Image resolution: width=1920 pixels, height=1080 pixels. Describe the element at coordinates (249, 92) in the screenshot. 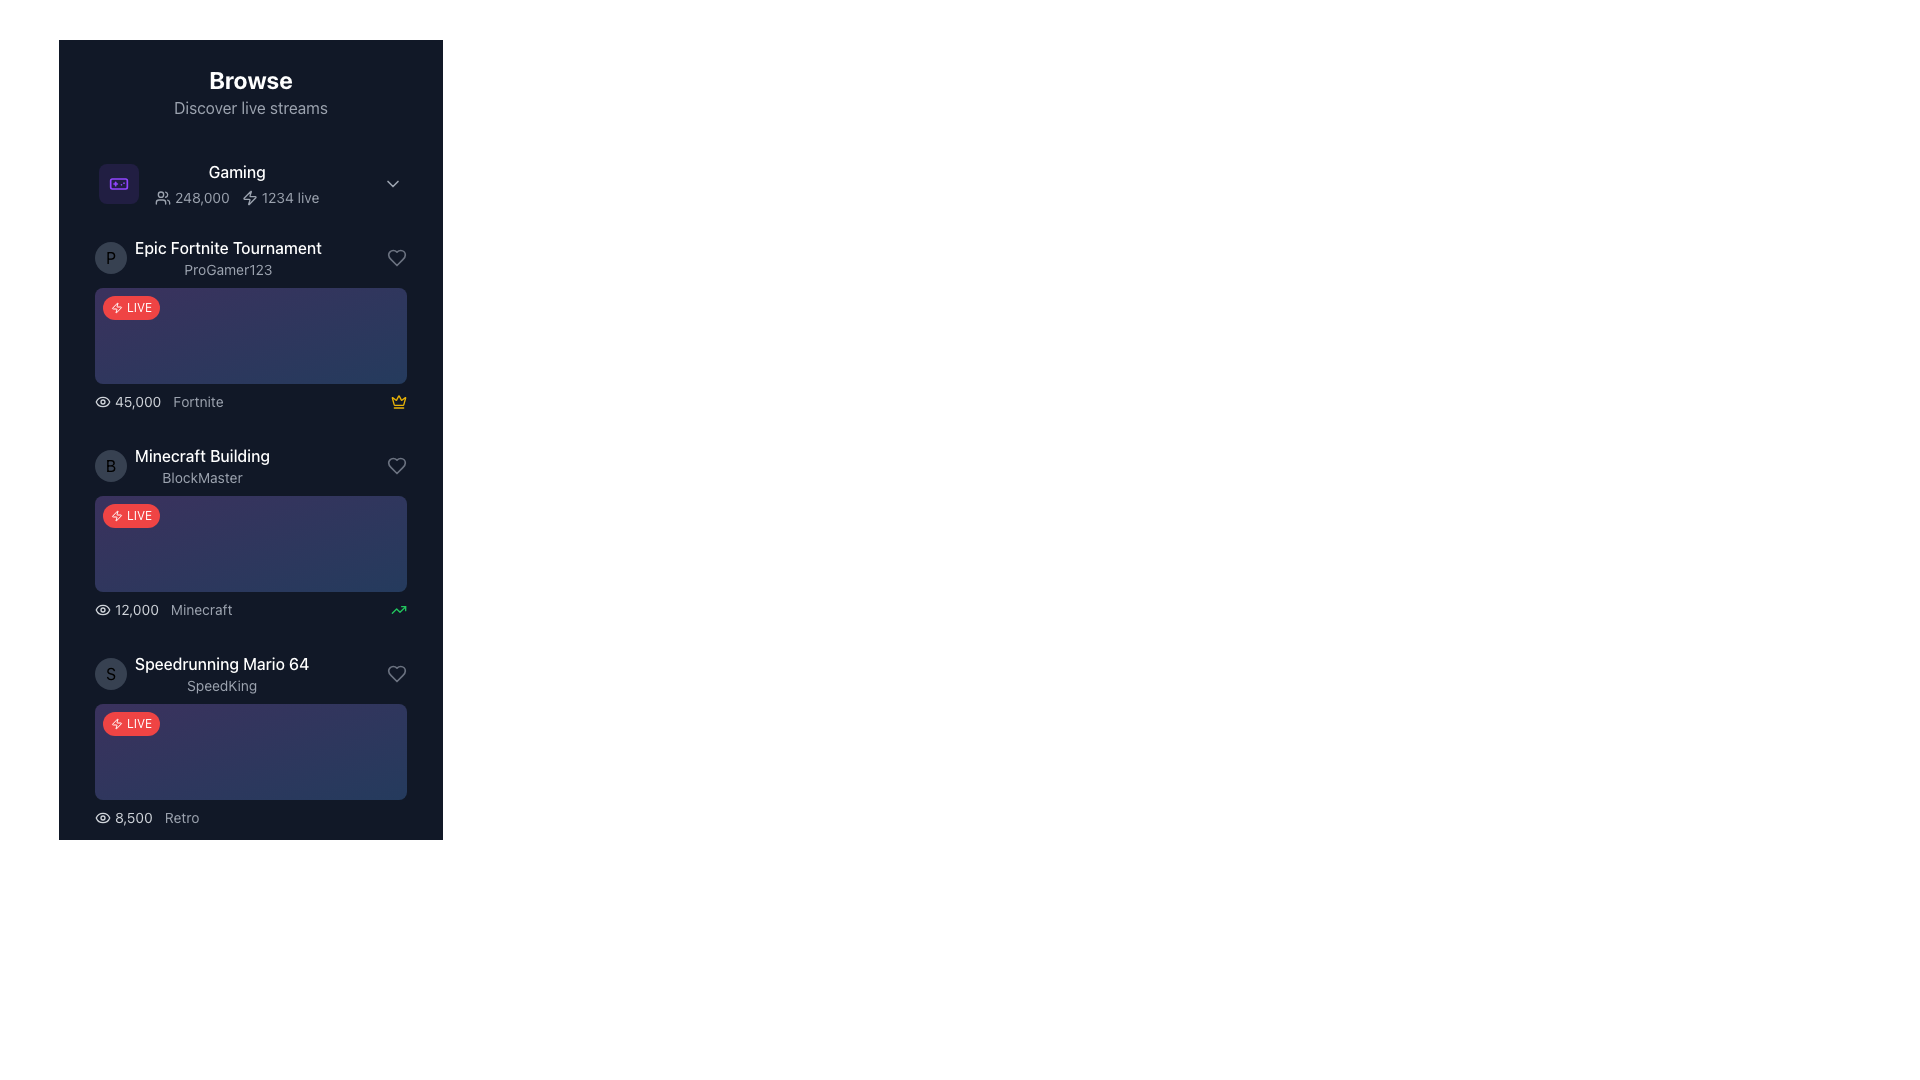

I see `the Header element, which features bold white text 'Browse' and smaller gray text 'Discover live streams', located at the top of the left-side navigation panel` at that location.